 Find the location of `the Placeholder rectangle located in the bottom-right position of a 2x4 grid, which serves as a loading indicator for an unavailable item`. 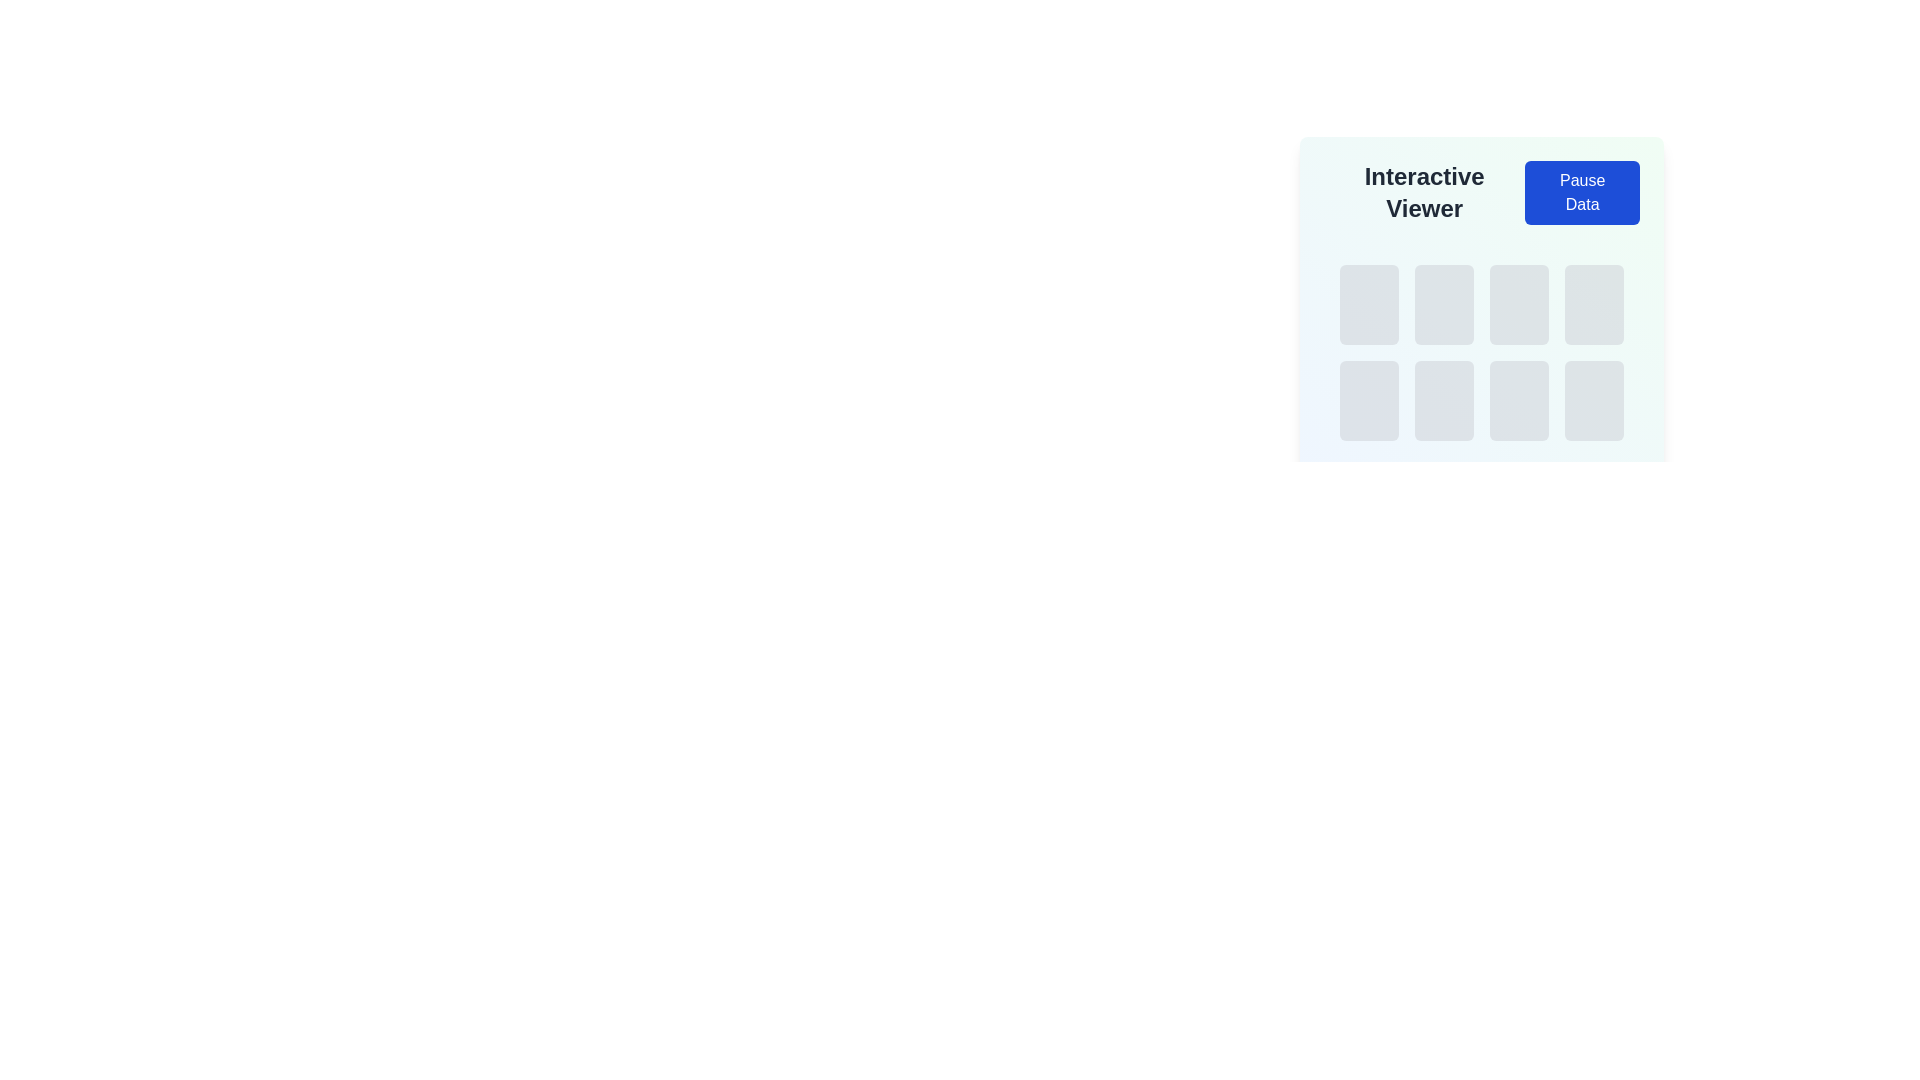

the Placeholder rectangle located in the bottom-right position of a 2x4 grid, which serves as a loading indicator for an unavailable item is located at coordinates (1593, 401).